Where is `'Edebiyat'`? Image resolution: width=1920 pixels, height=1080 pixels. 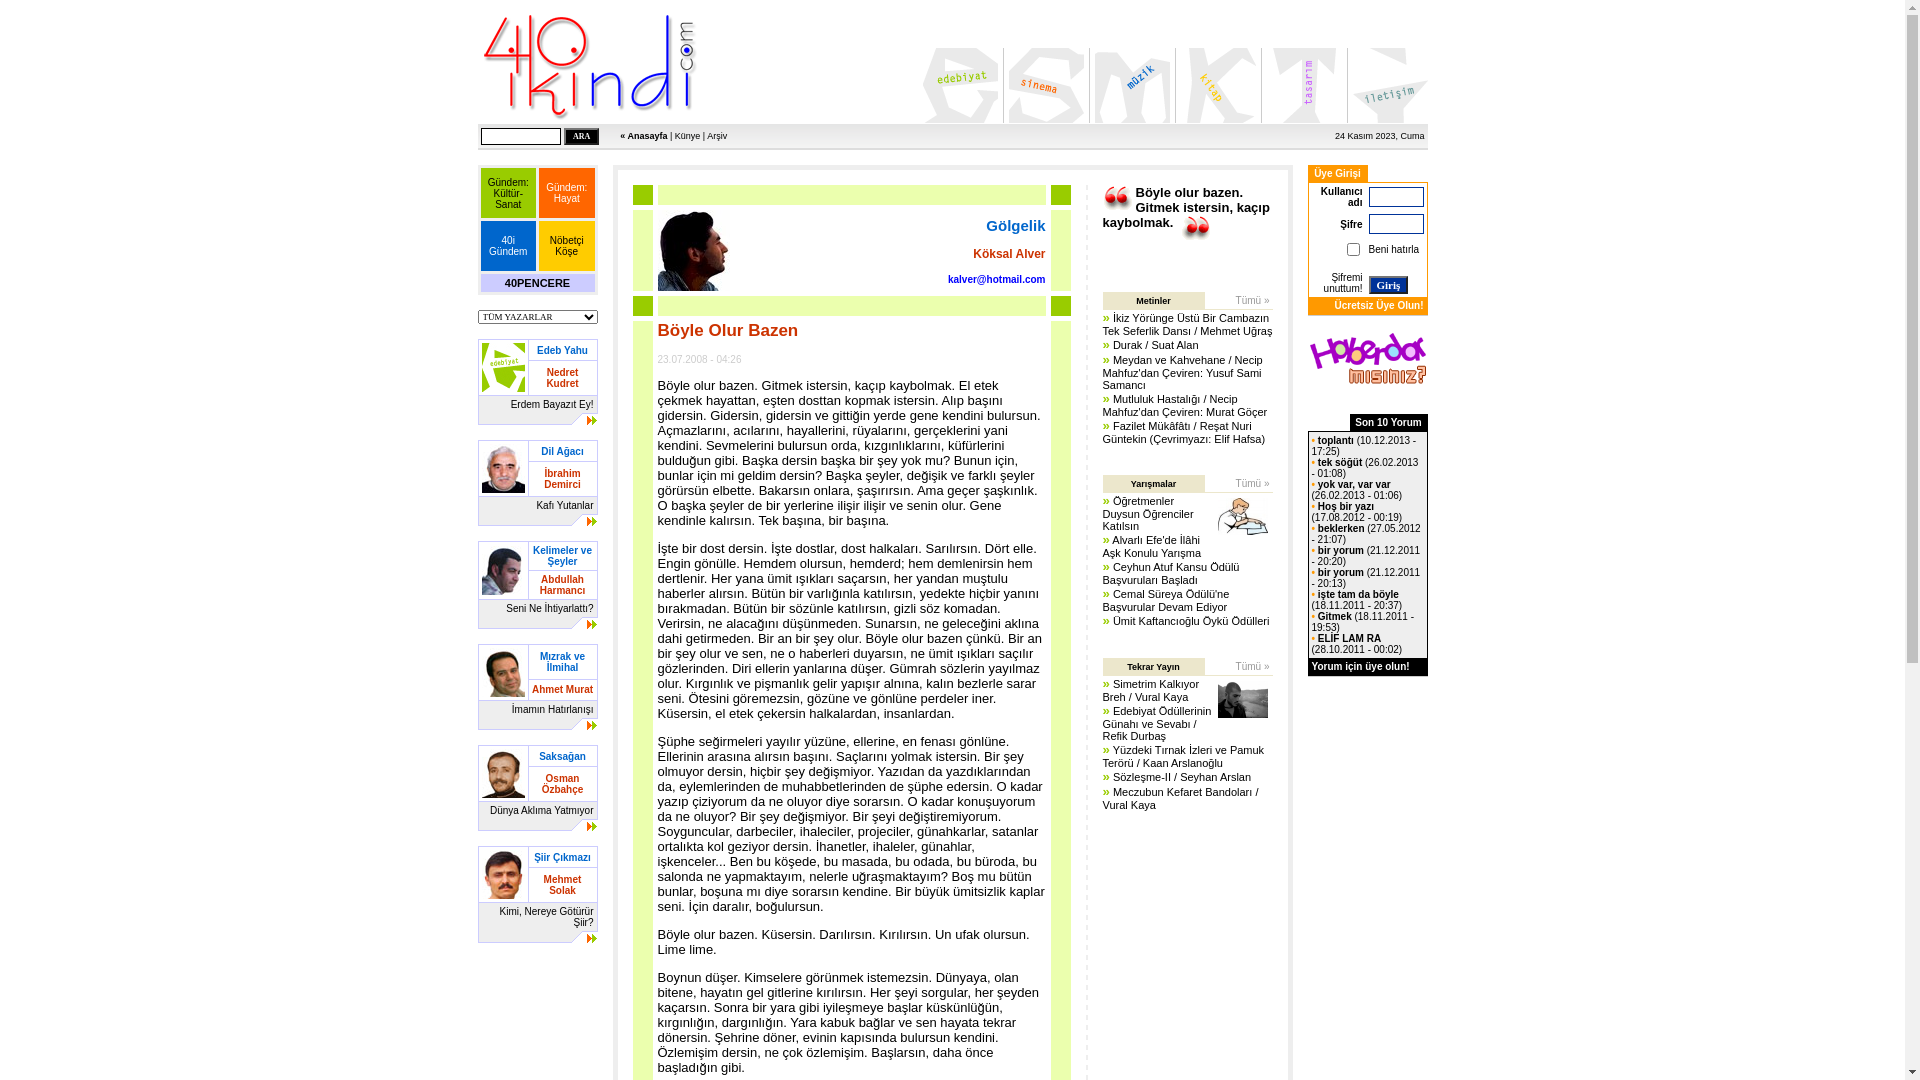
'Edebiyat' is located at coordinates (958, 84).